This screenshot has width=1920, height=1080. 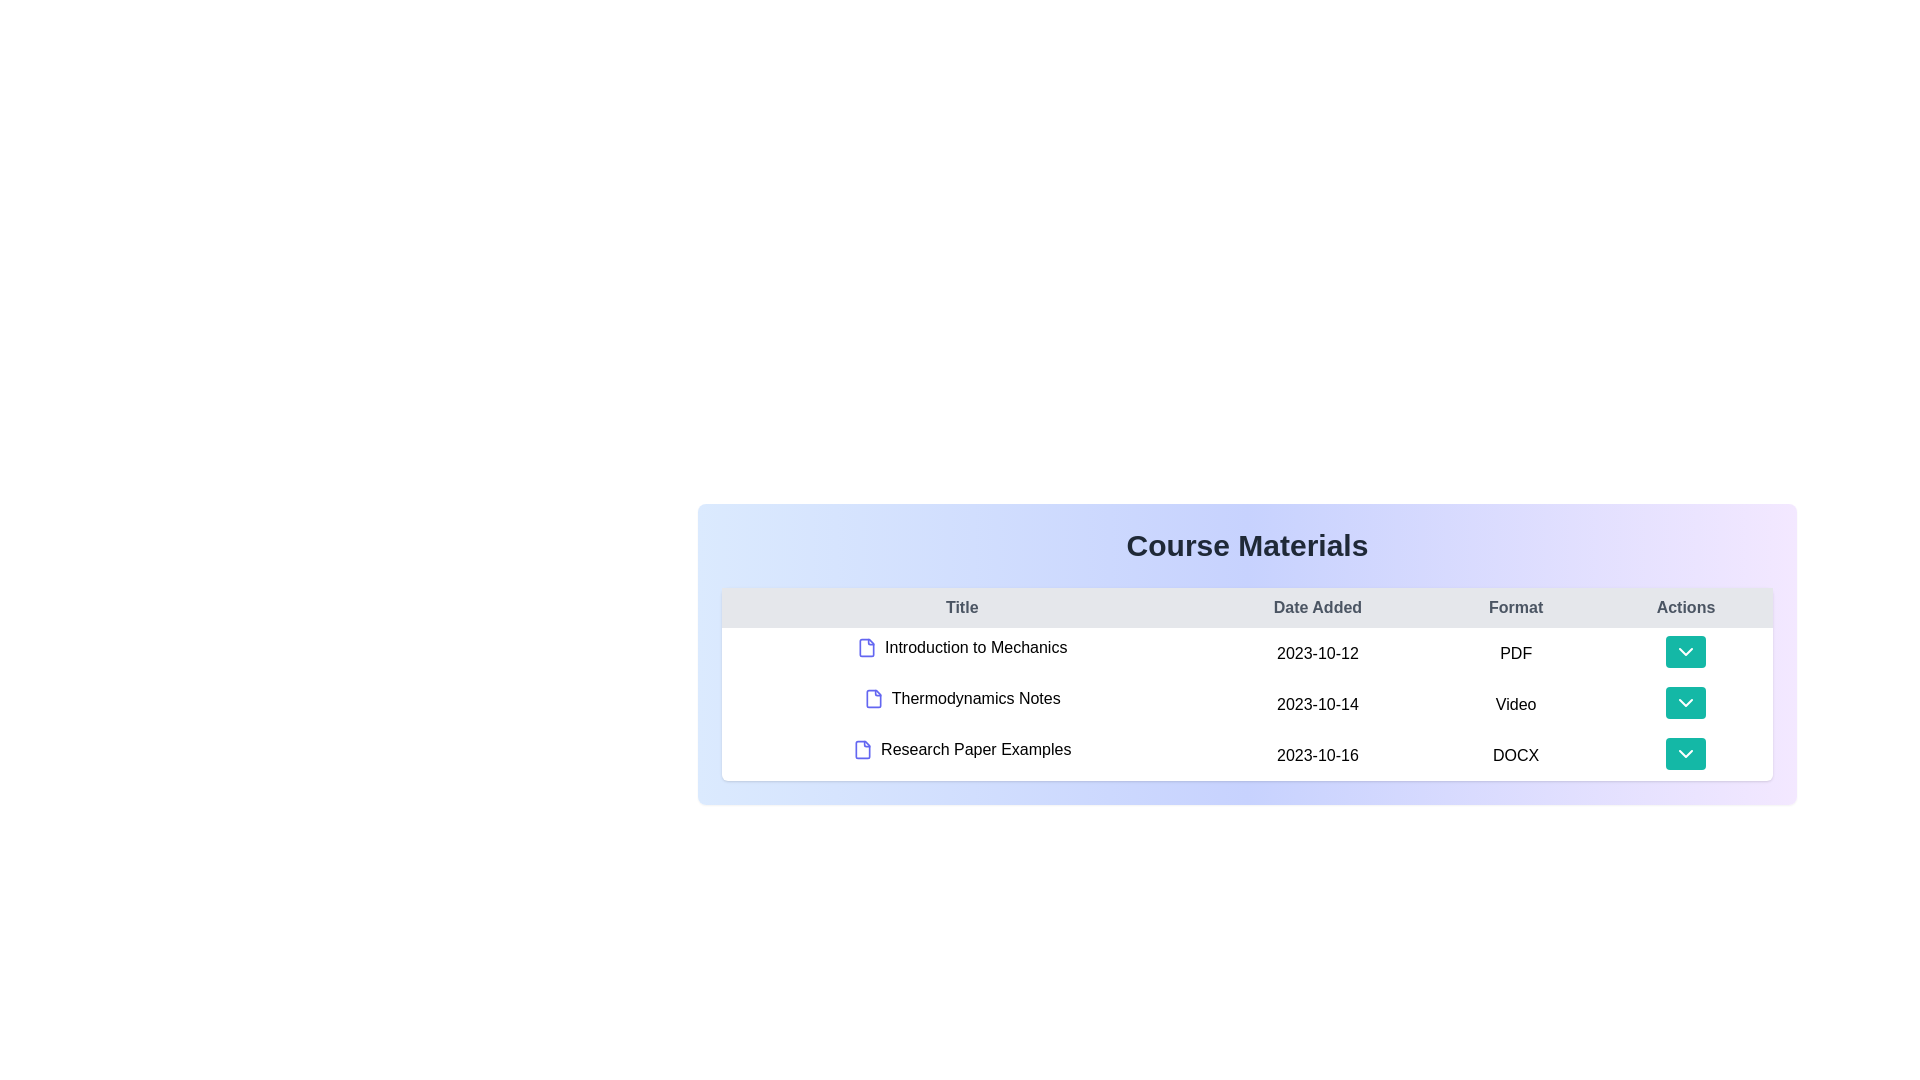 I want to click on the downward-pointing chevron icon with a teal background located in the 'Actions' column of the first row of the table for hover effects, so click(x=1684, y=651).